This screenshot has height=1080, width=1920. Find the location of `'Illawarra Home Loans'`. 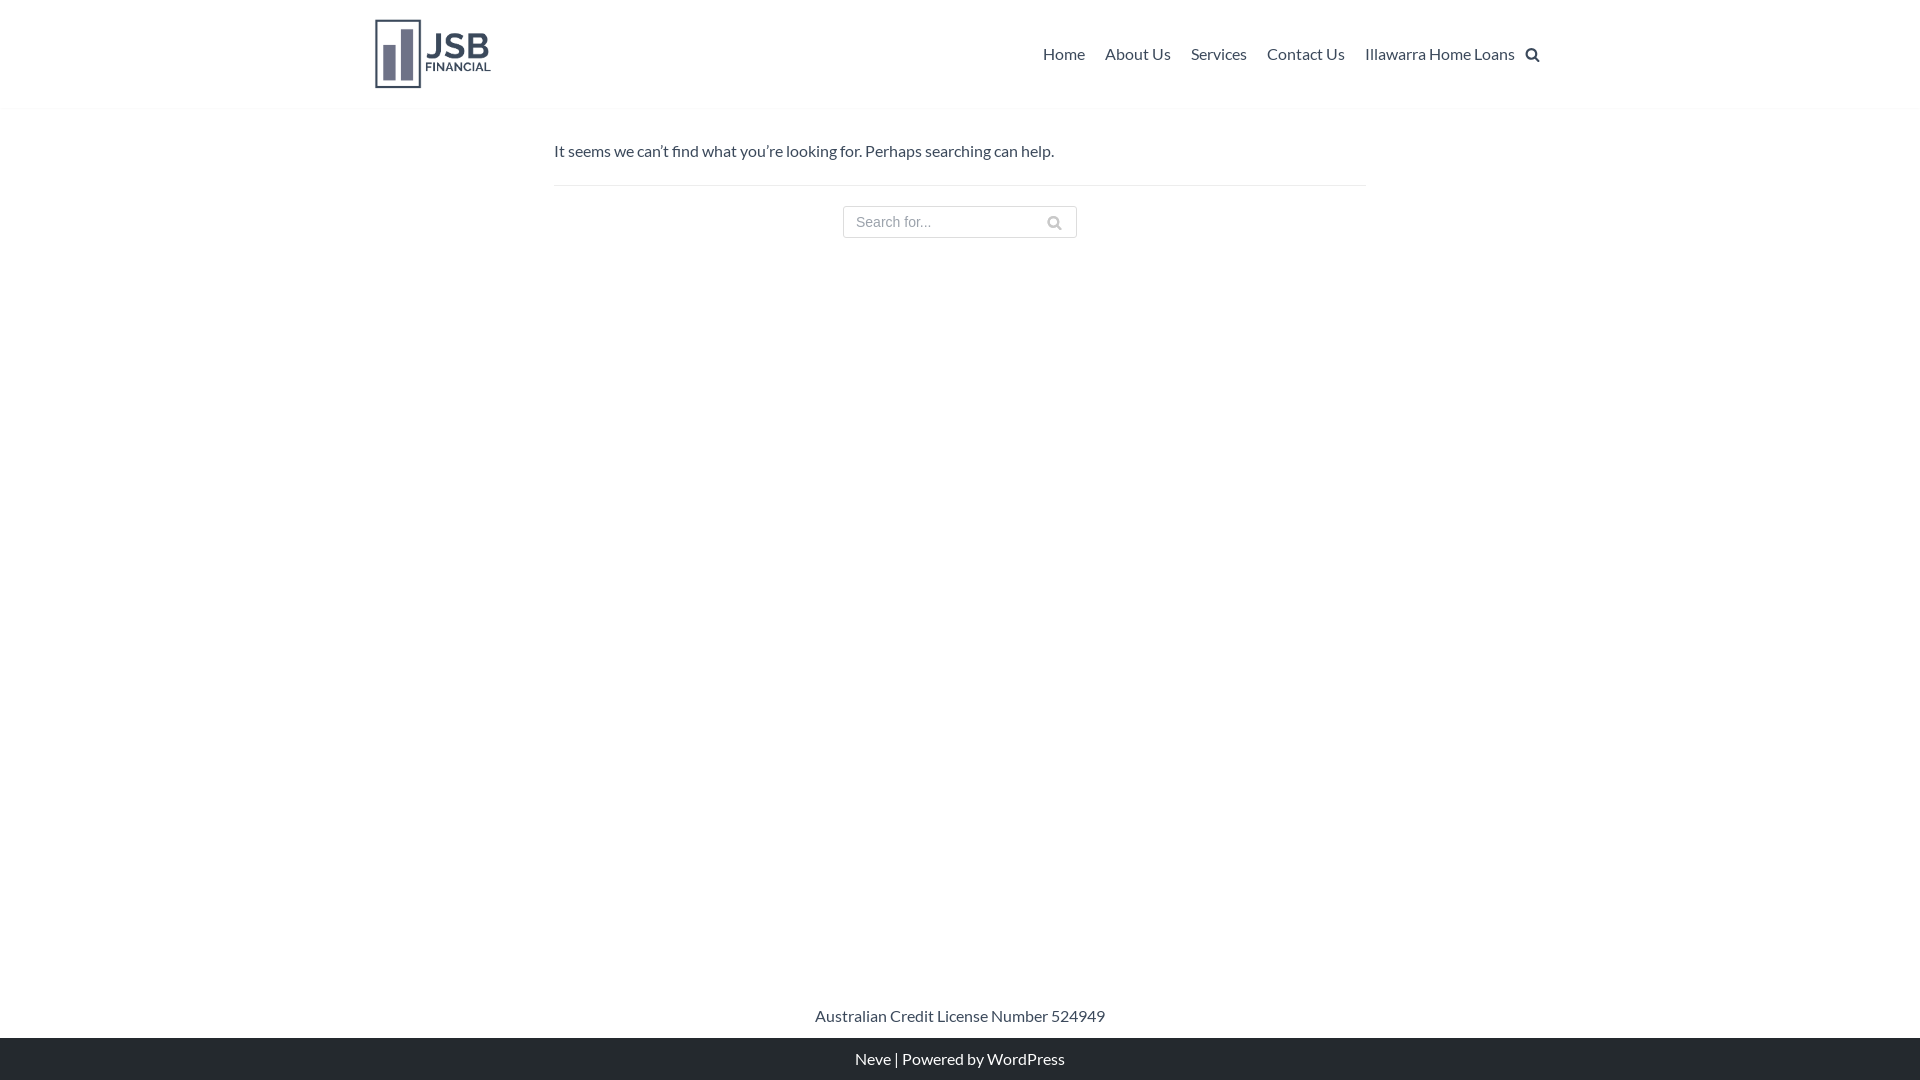

'Illawarra Home Loans' is located at coordinates (1440, 53).